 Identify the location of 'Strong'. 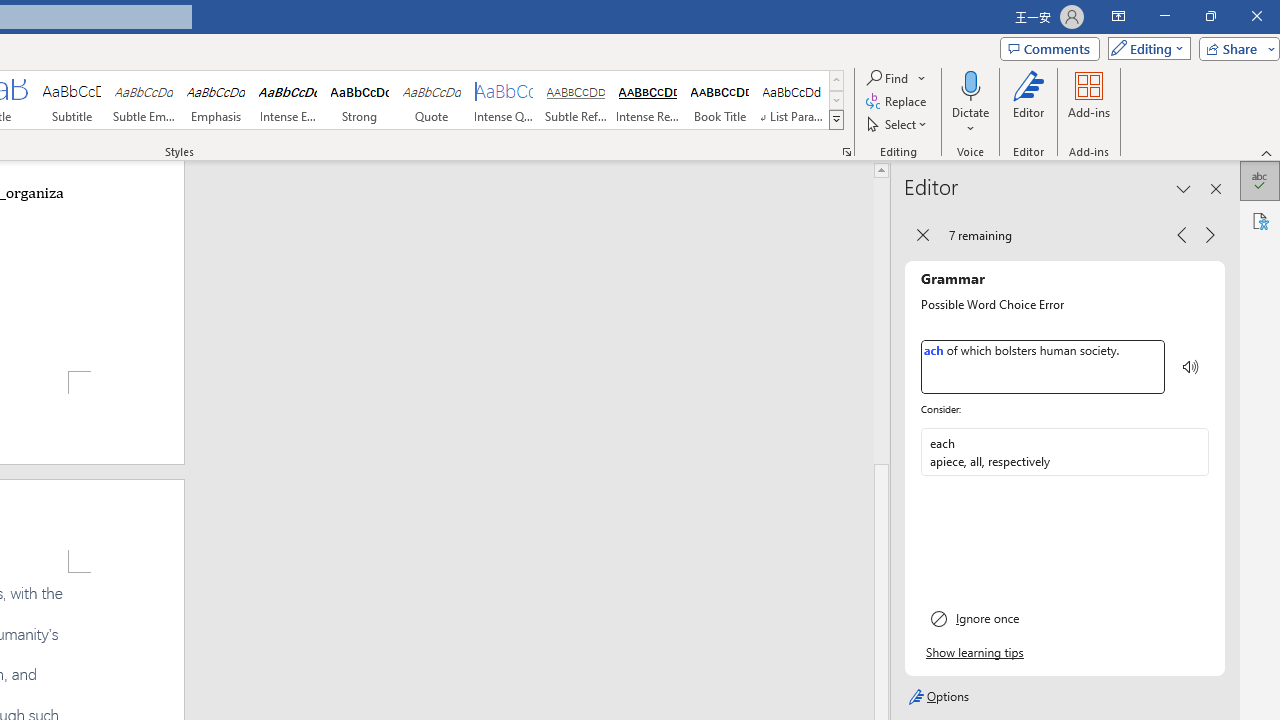
(359, 100).